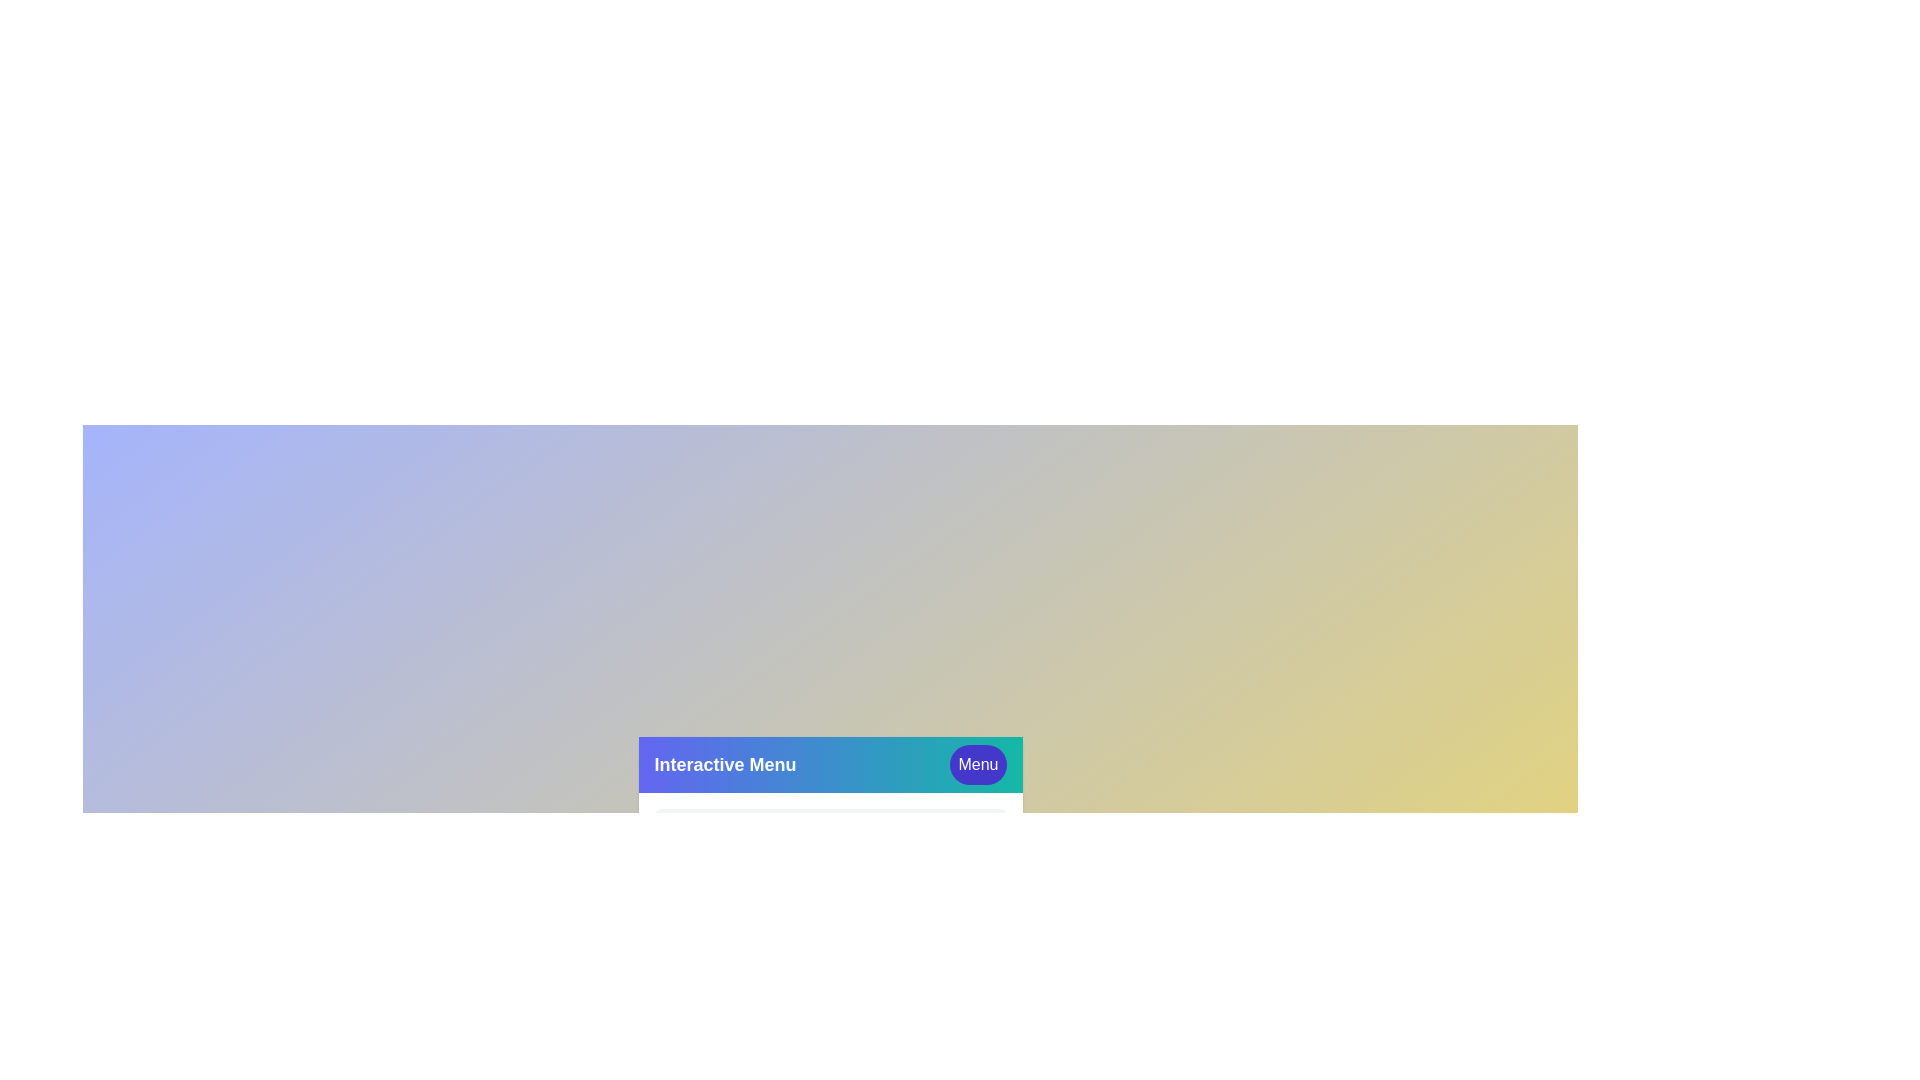  I want to click on the 'Menu' button to toggle the menu's visibility, so click(978, 764).